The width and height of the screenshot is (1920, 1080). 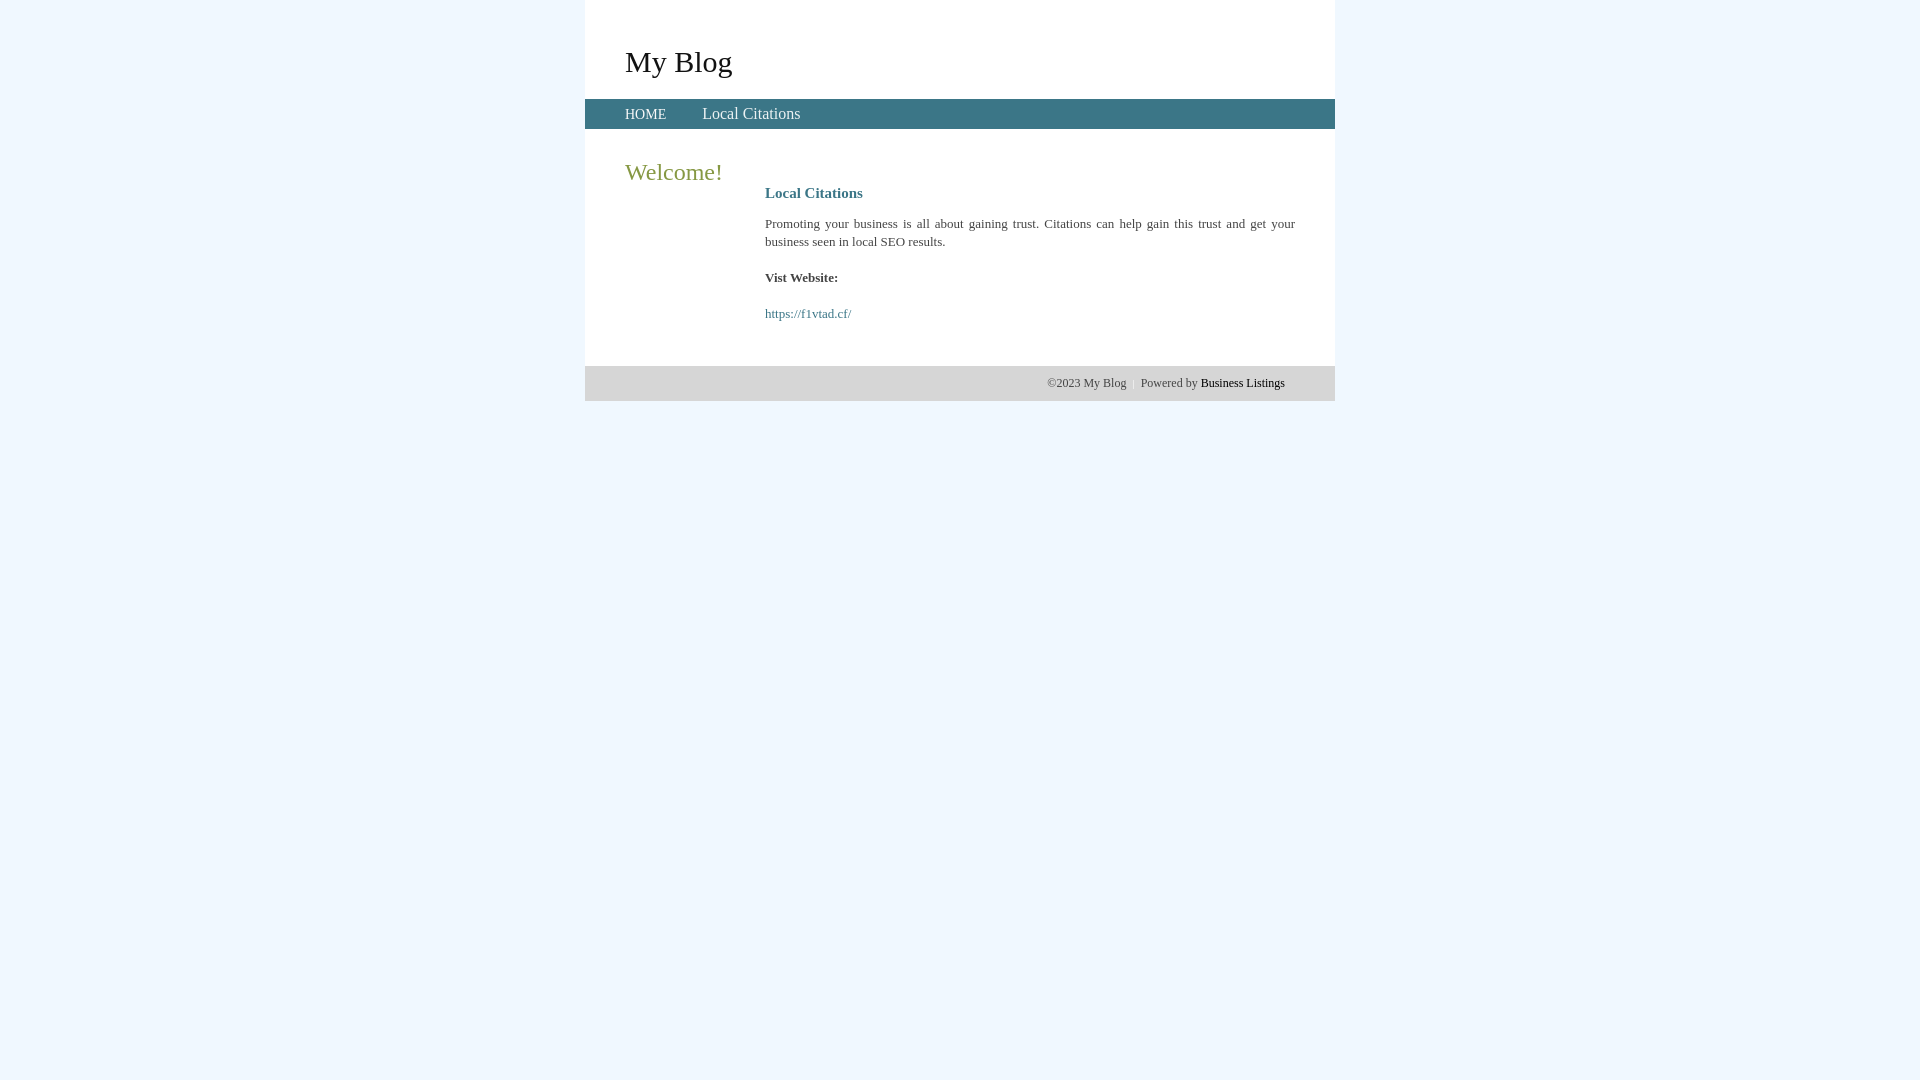 What do you see at coordinates (645, 114) in the screenshot?
I see `'HOME'` at bounding box center [645, 114].